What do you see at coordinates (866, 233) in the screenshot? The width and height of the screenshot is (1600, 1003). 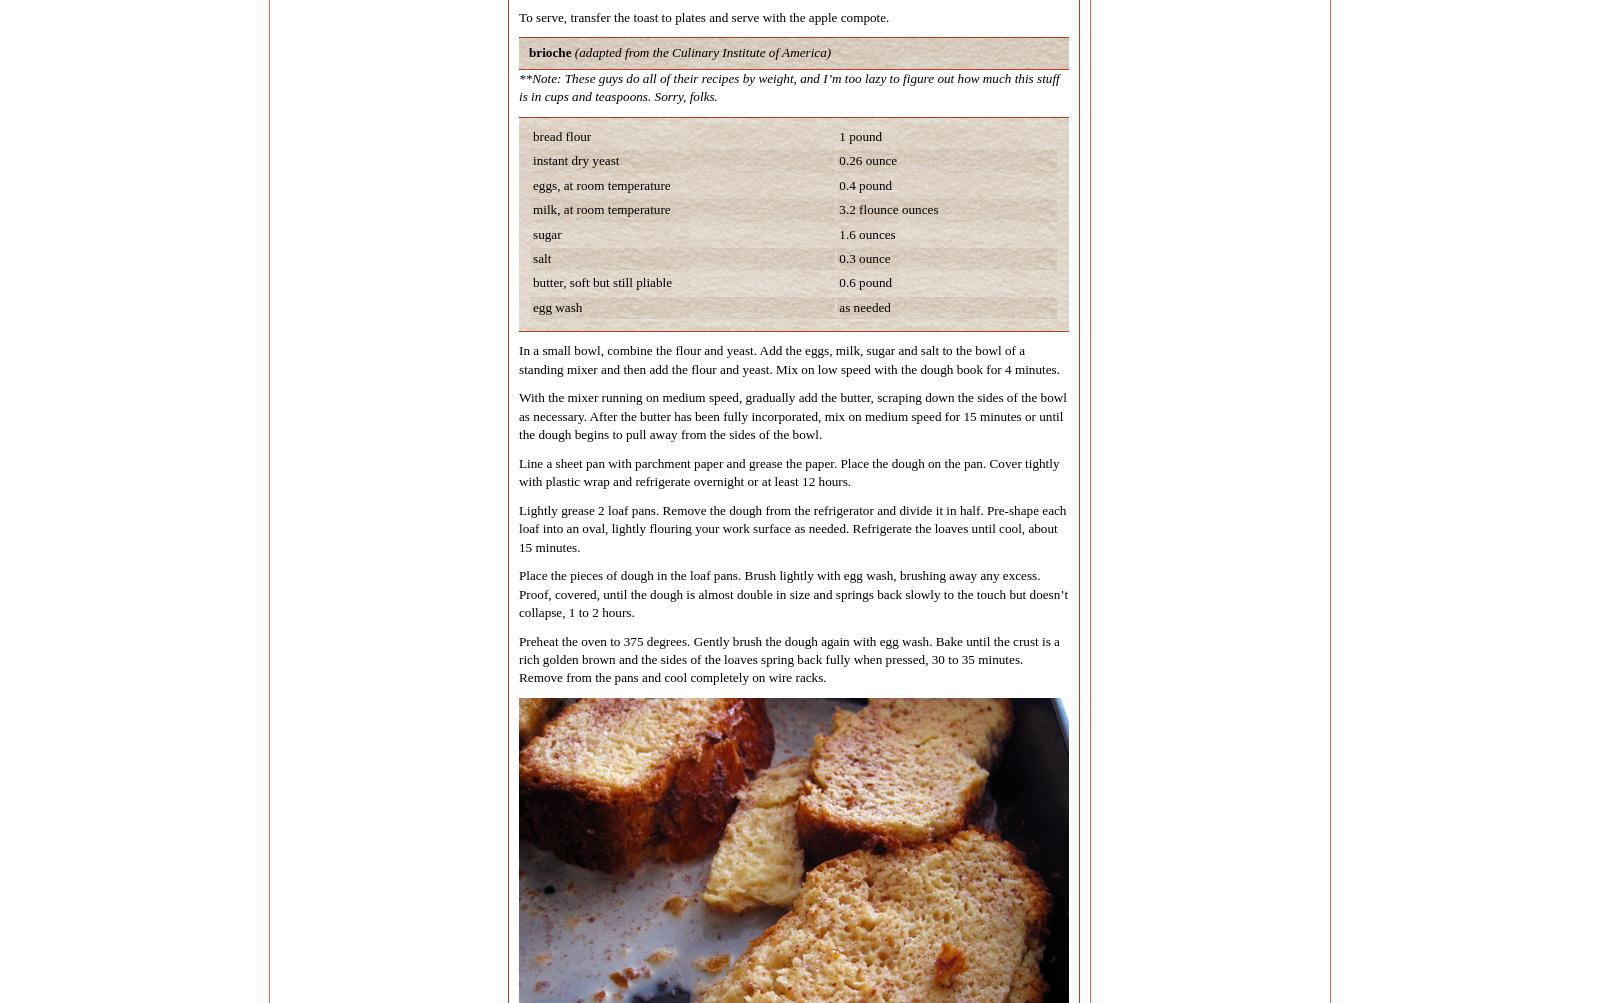 I see `'1.6 ounces'` at bounding box center [866, 233].